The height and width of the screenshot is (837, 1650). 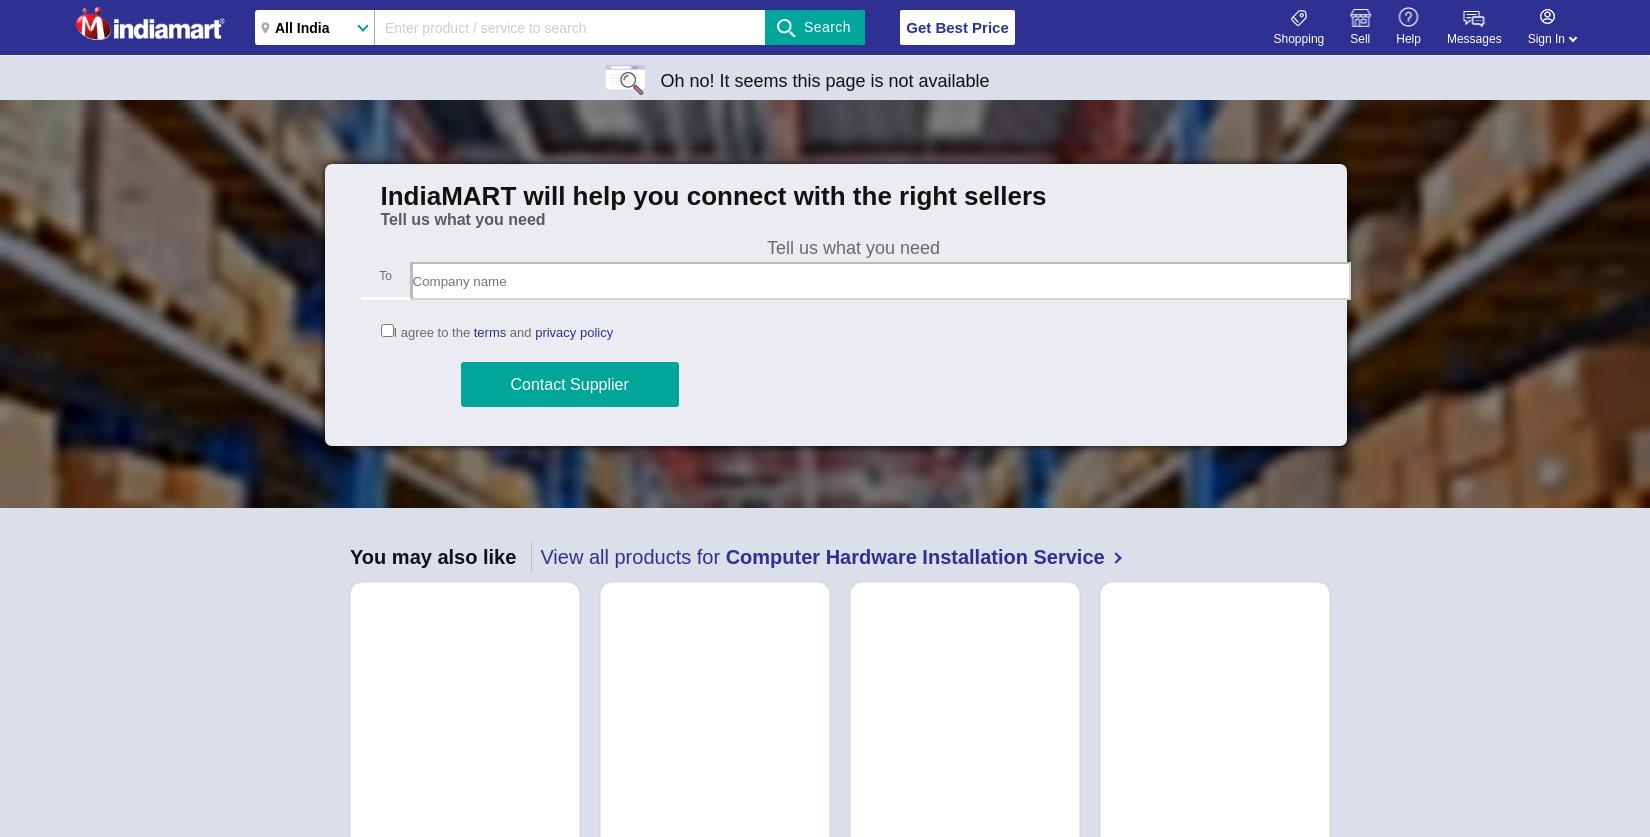 I want to click on 'privacy policy', so click(x=573, y=332).